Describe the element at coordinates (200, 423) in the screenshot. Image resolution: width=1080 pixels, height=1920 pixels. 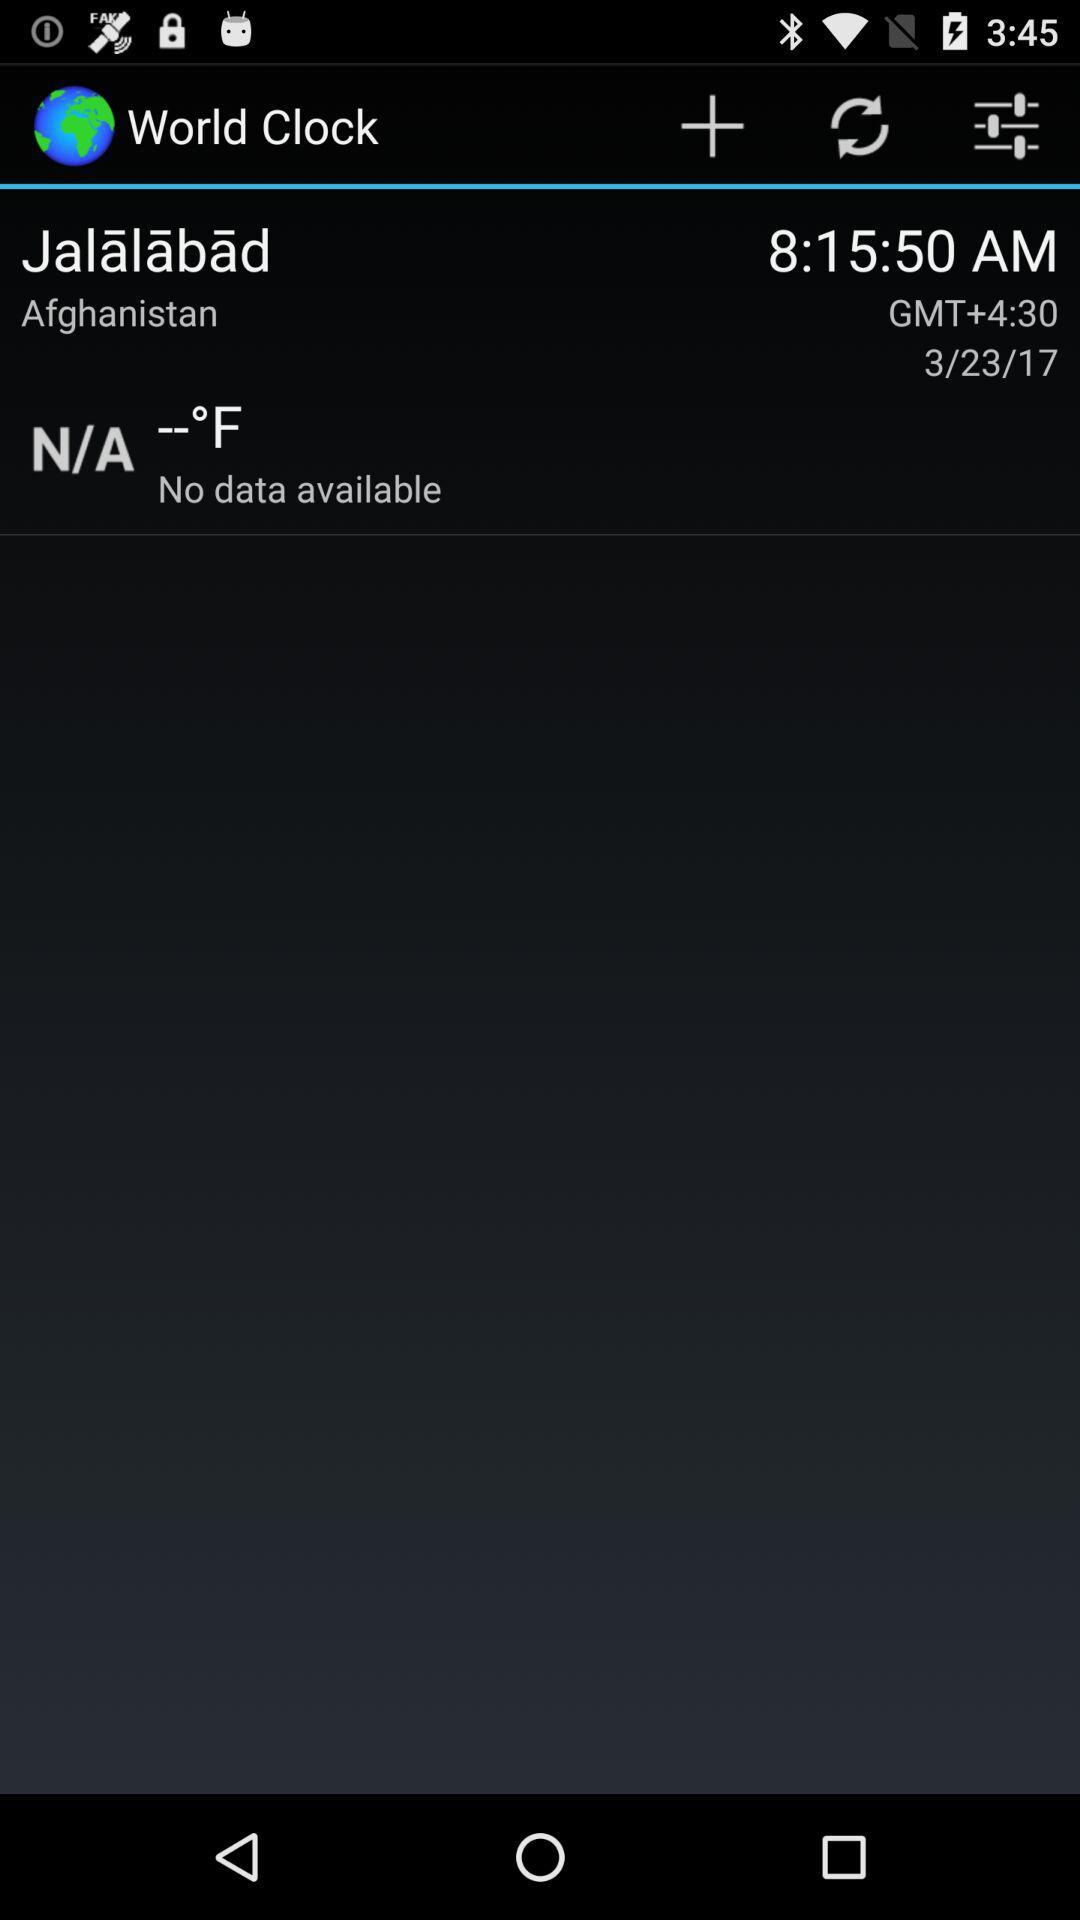
I see `the app above no data available icon` at that location.